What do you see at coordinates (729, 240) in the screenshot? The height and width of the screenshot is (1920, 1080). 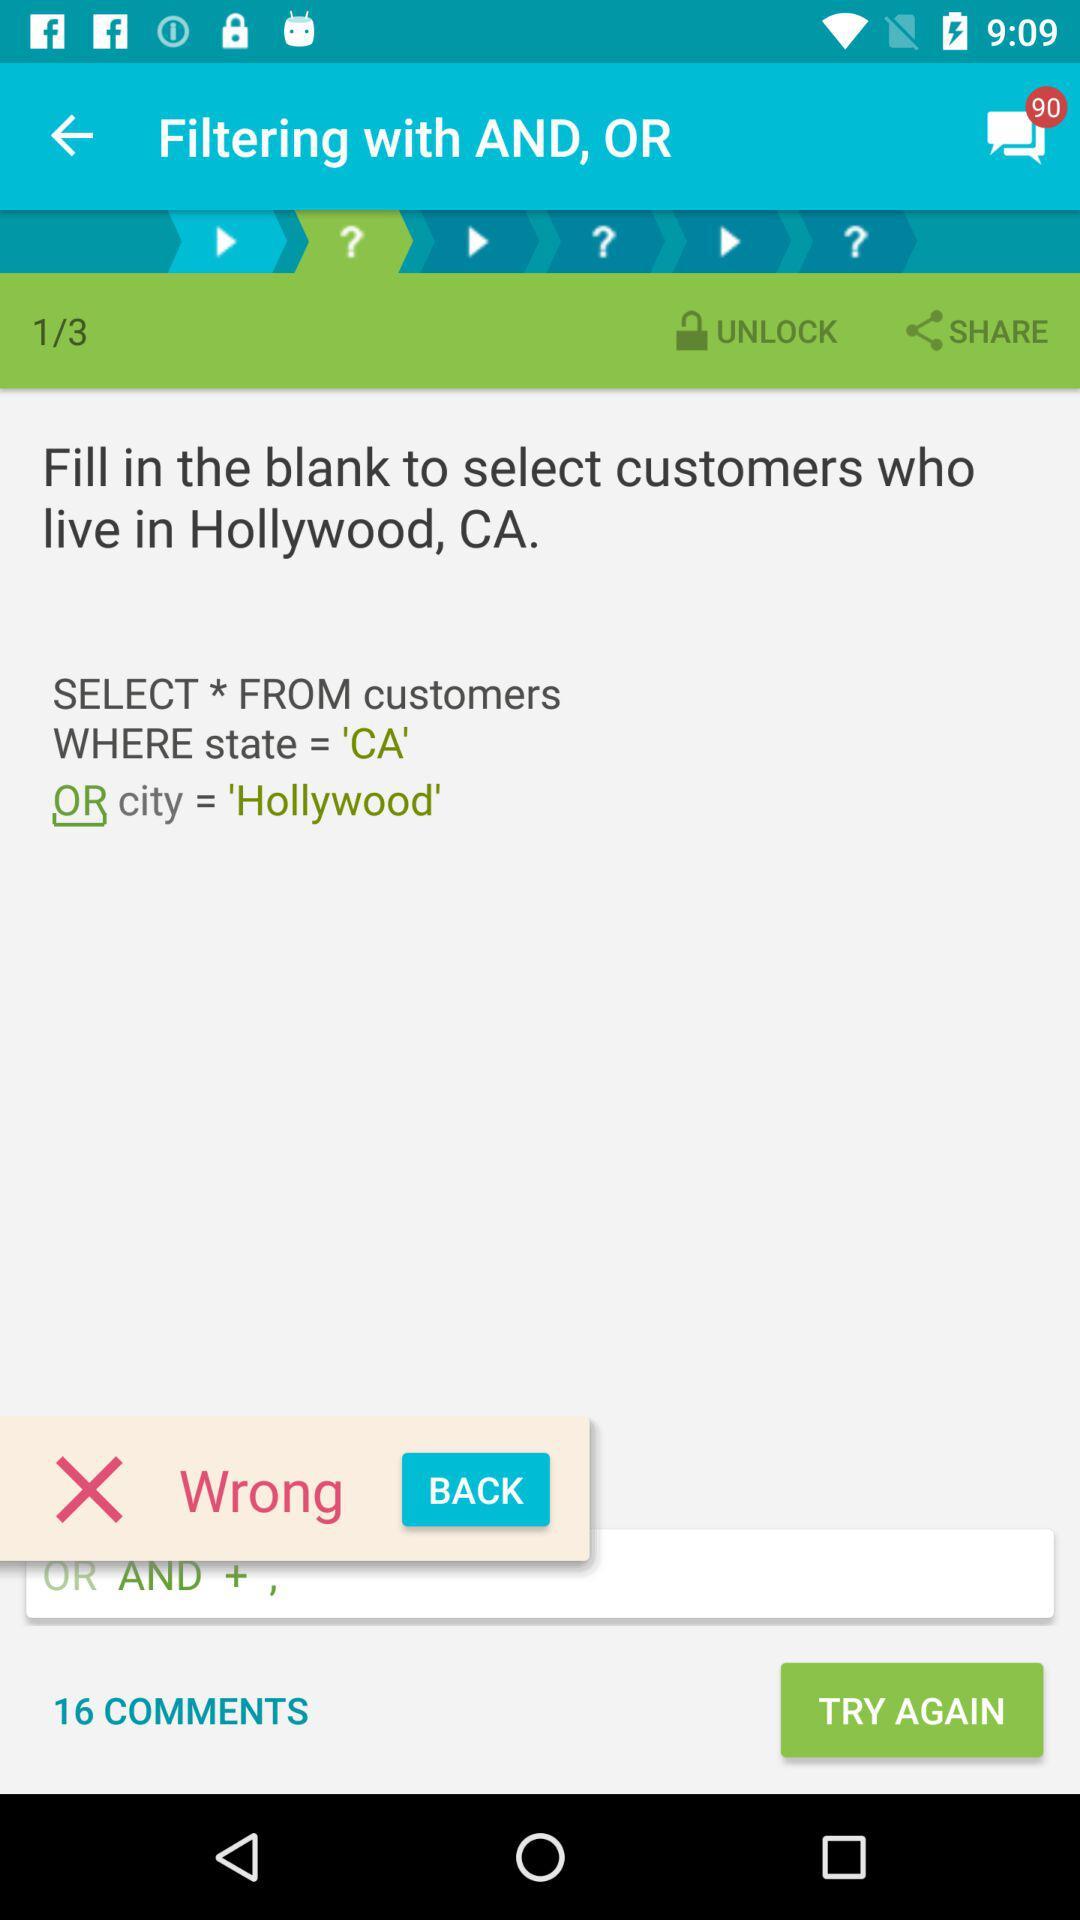 I see `fifth breadcrumb` at bounding box center [729, 240].